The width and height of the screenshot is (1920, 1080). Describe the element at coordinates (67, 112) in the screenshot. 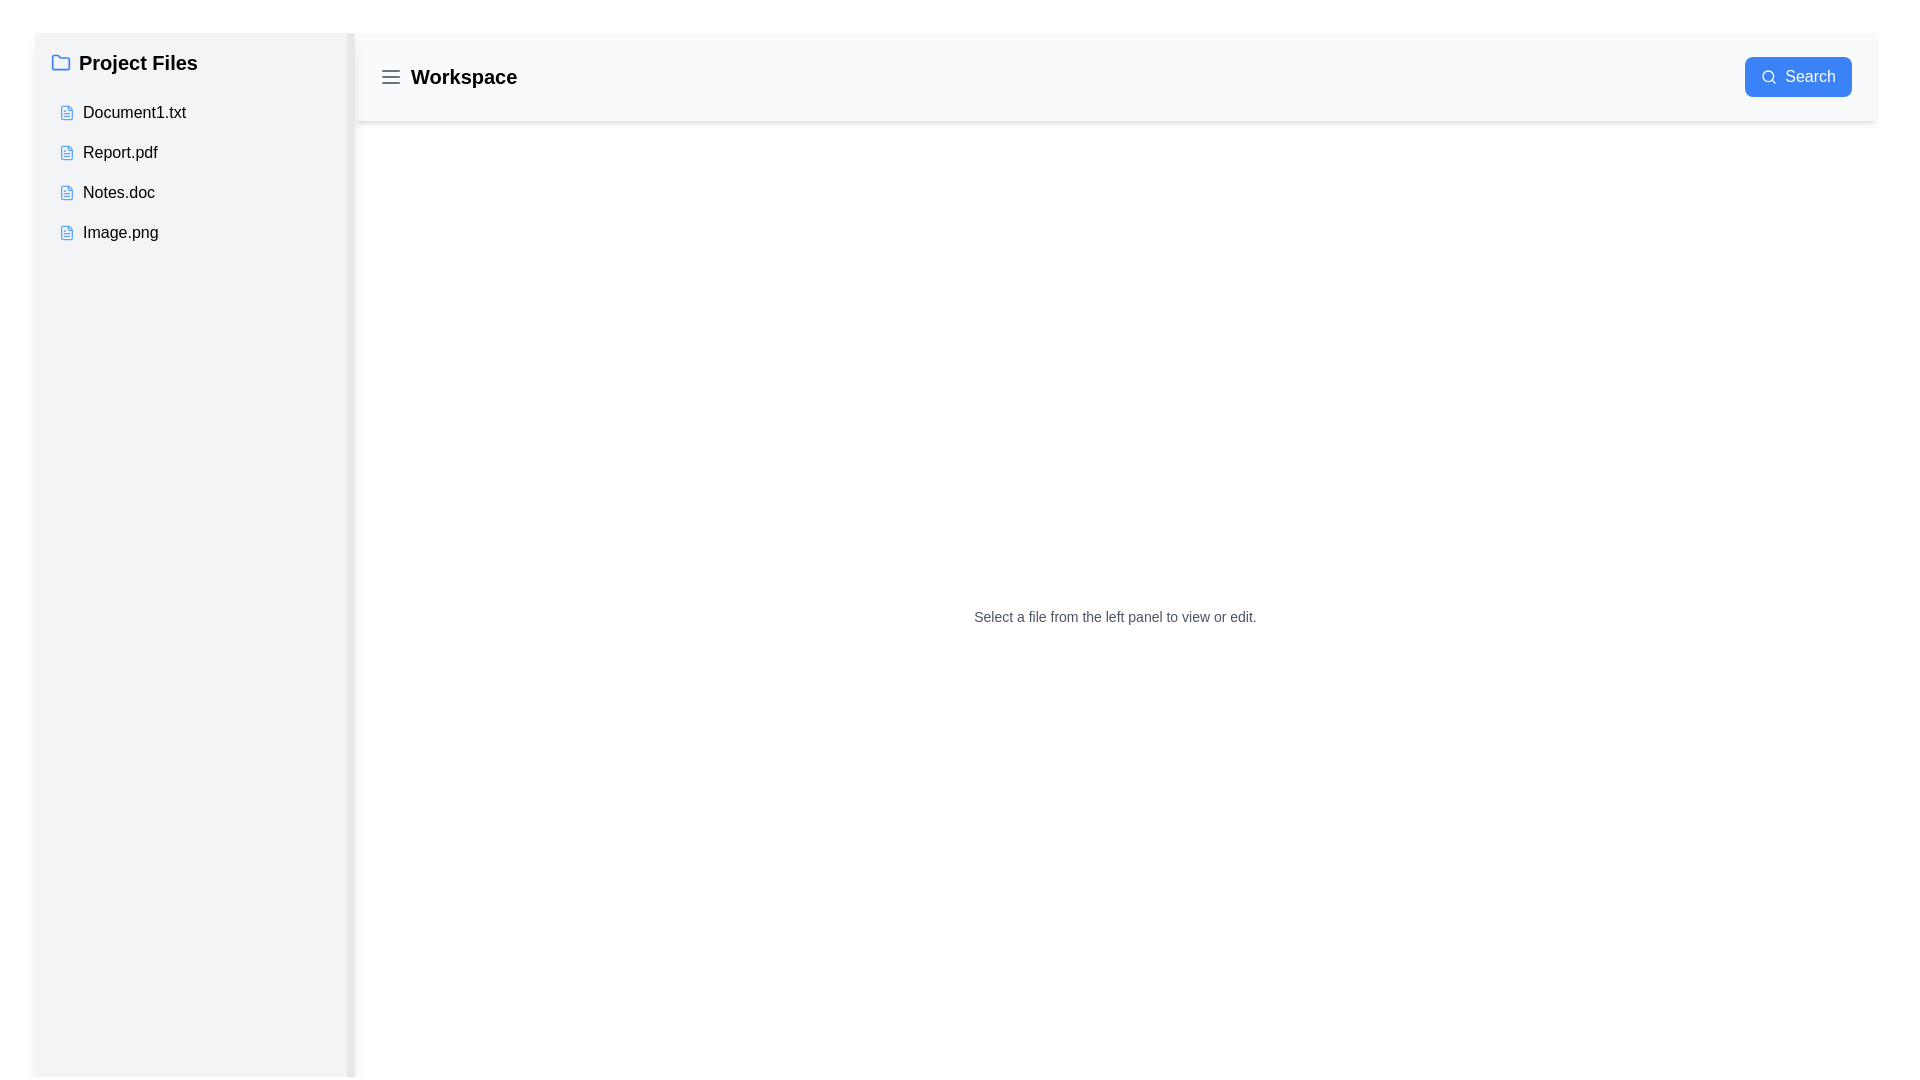

I see `the File icon representing 'Document1.txt' in the 'Project Files' panel` at that location.